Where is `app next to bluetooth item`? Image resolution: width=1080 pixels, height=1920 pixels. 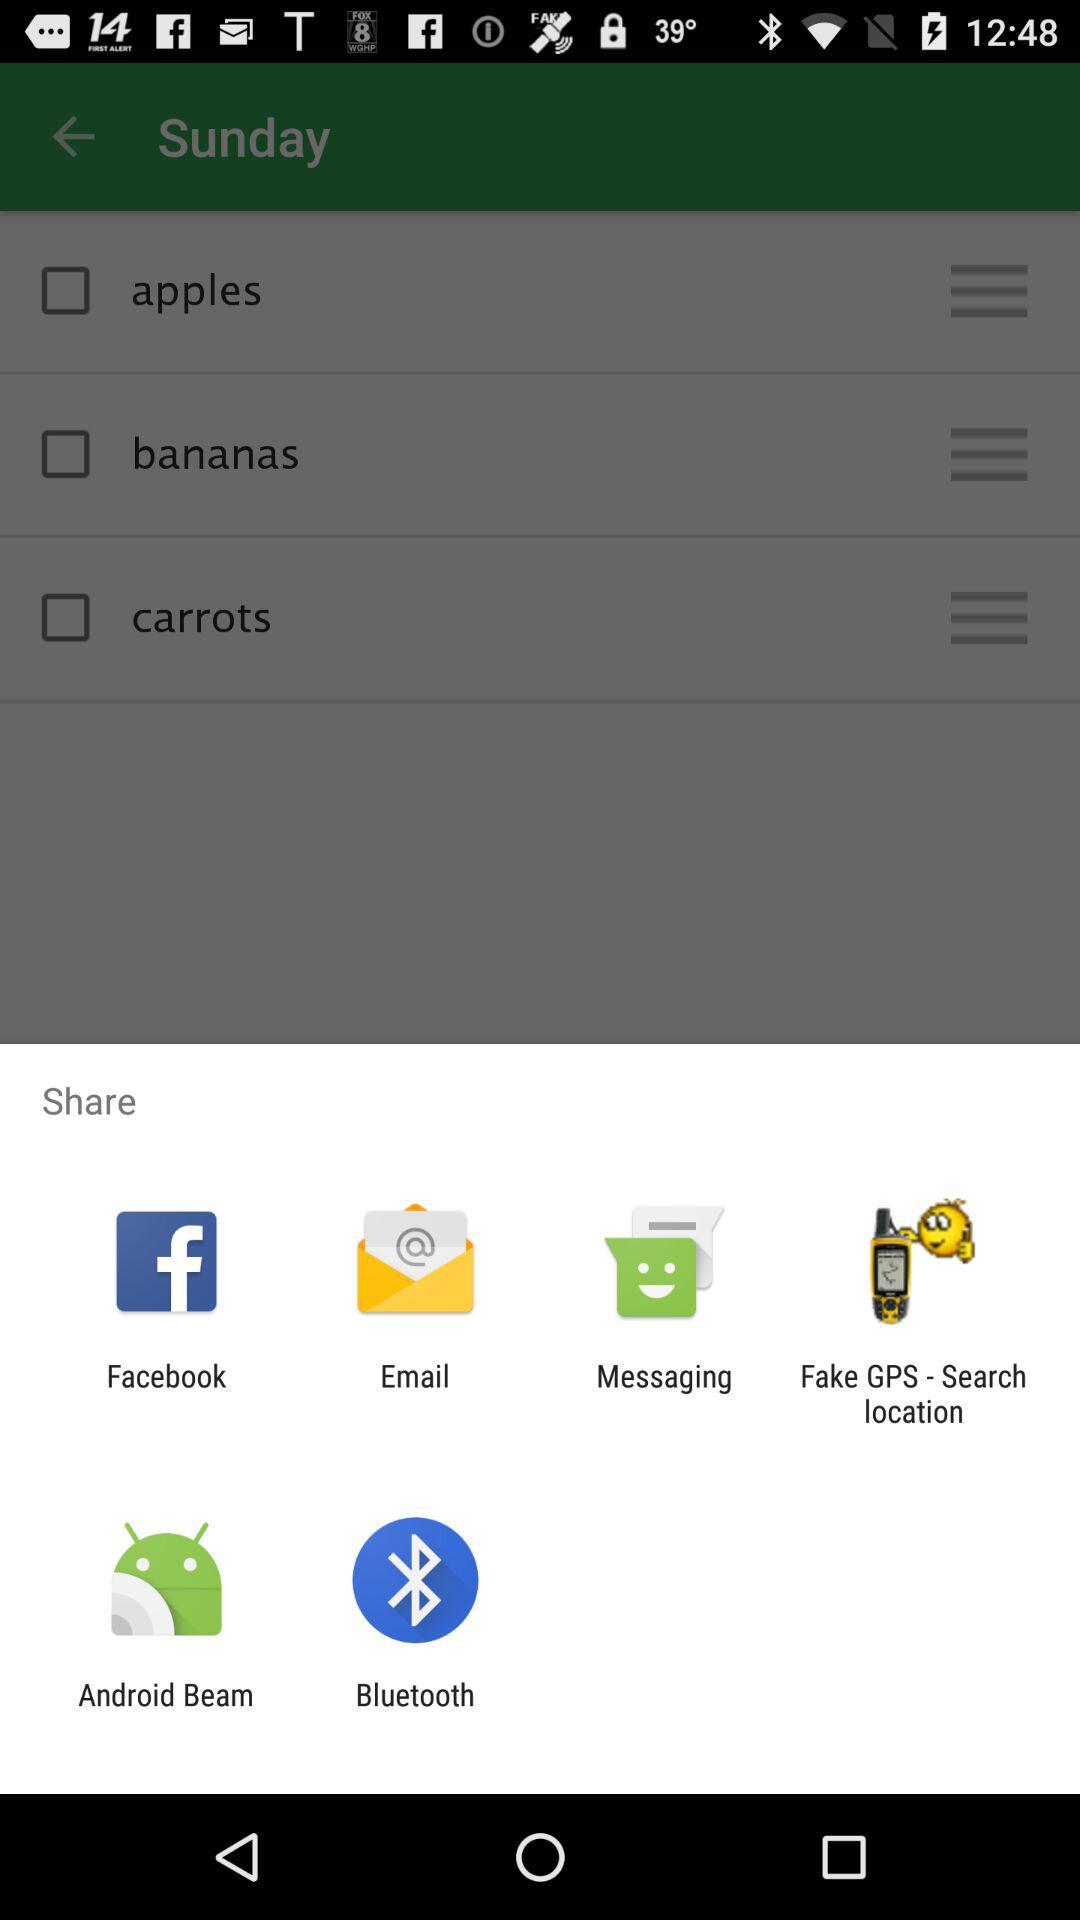
app next to bluetooth item is located at coordinates (165, 1711).